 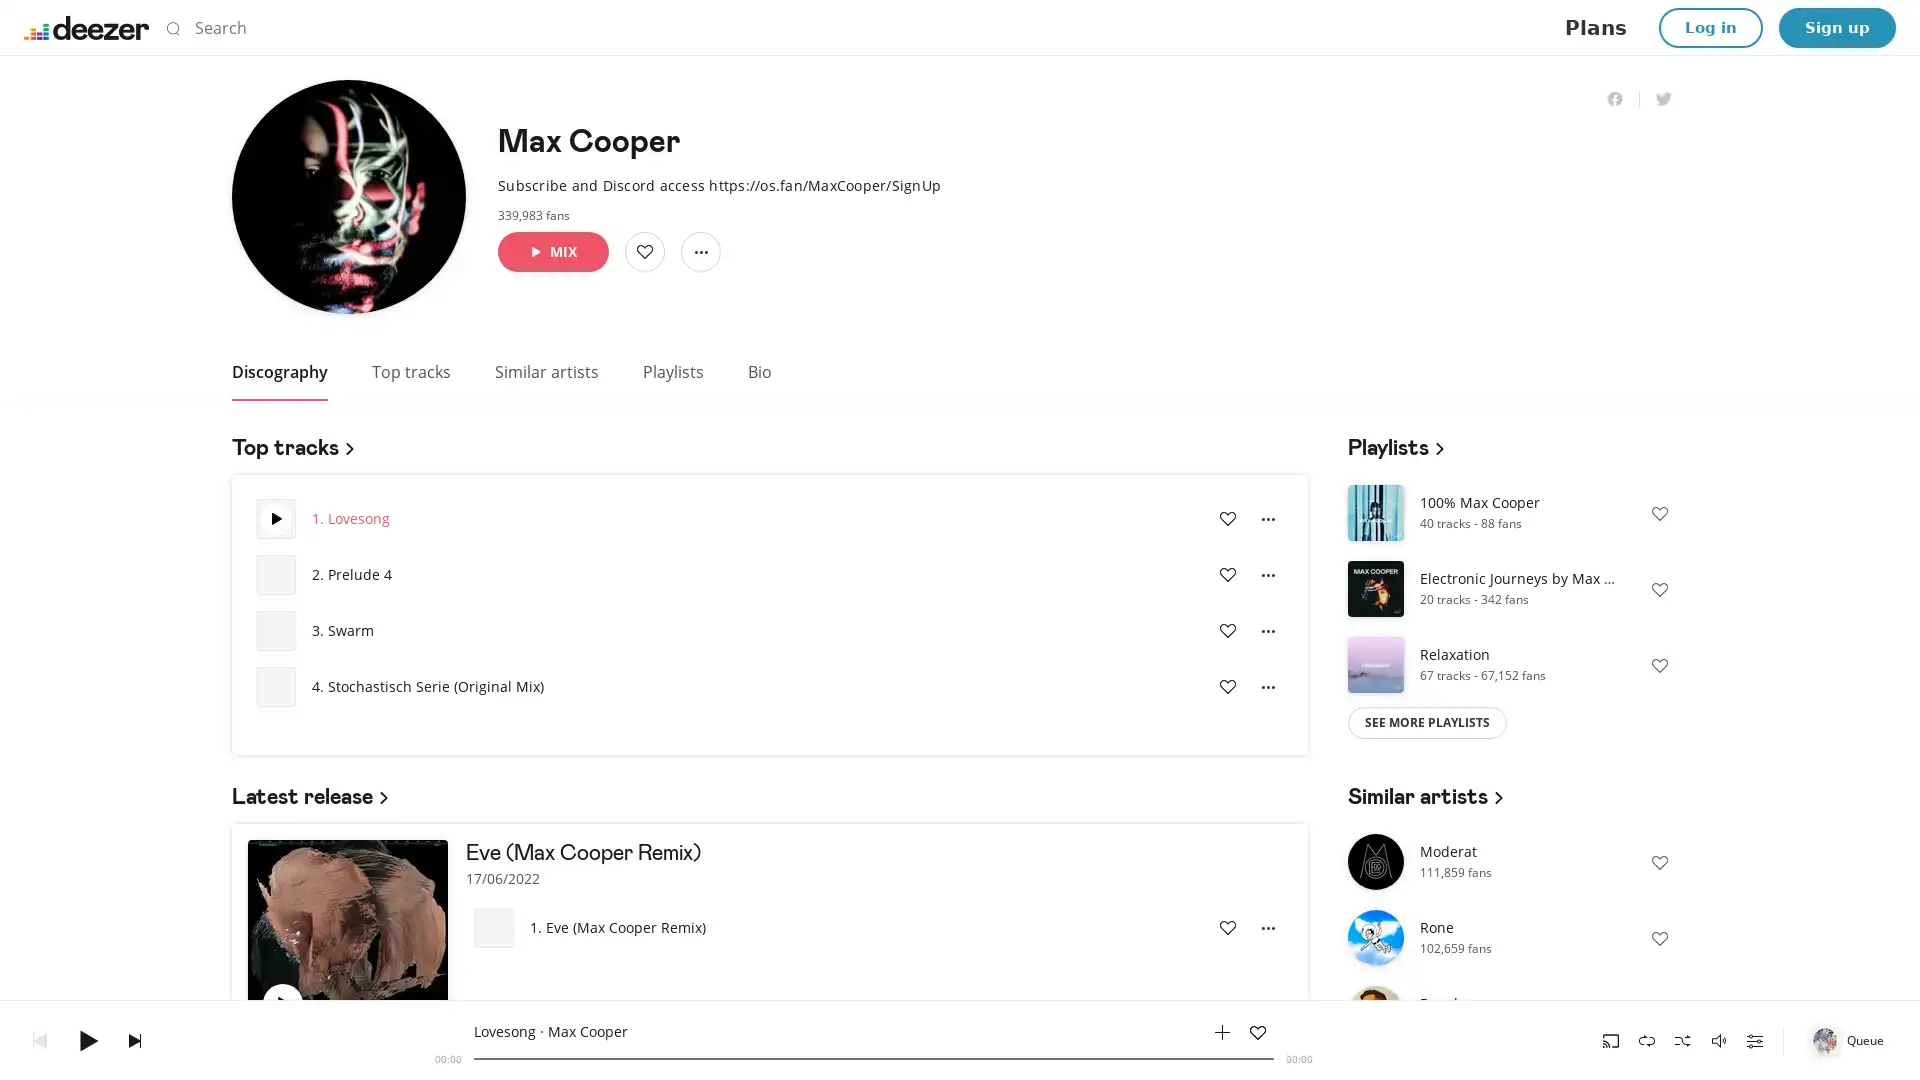 I want to click on Queue, so click(x=1848, y=1039).